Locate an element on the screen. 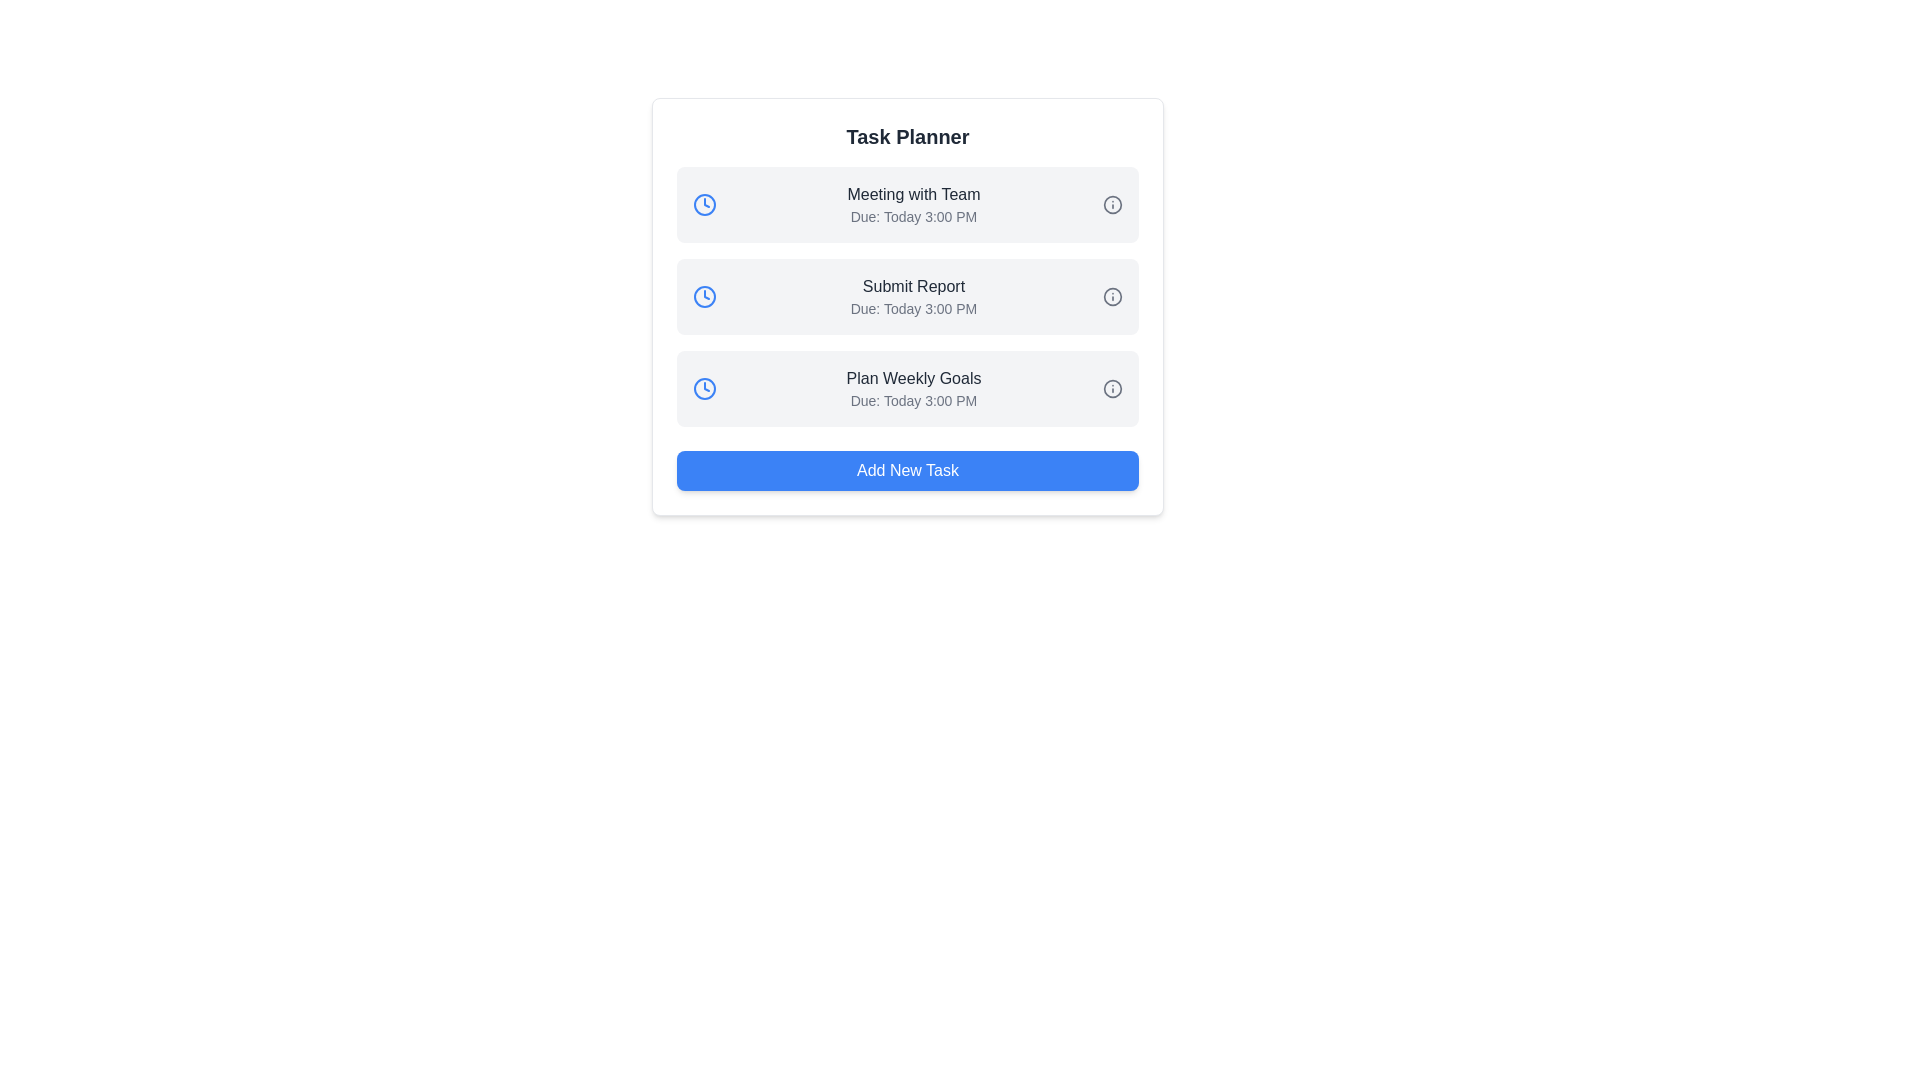 This screenshot has width=1920, height=1080. the 'Meeting with Team' task panel is located at coordinates (906, 204).